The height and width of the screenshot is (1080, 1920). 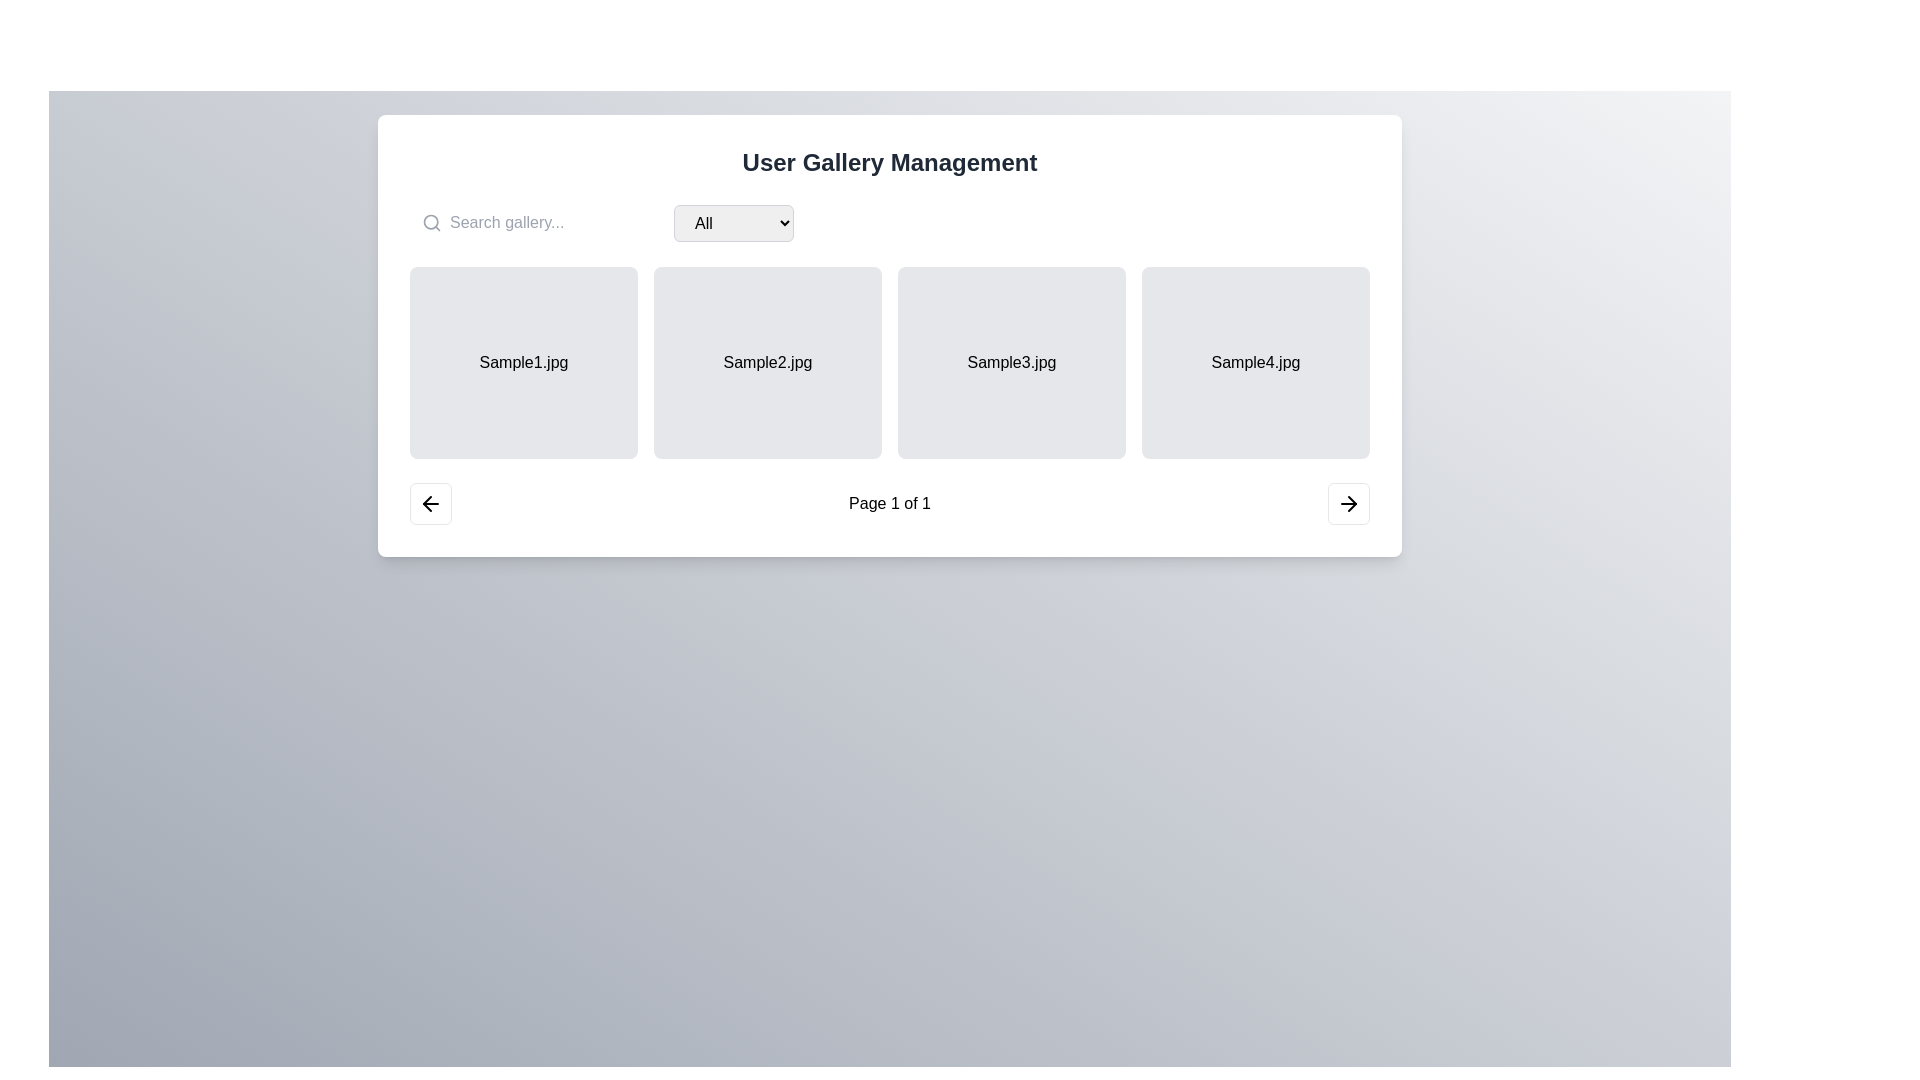 What do you see at coordinates (888, 503) in the screenshot?
I see `the text label displaying 'Page 1 of 1' located at the bottom-center of the 'User Gallery Management' section, which is part of the pagination controls` at bounding box center [888, 503].